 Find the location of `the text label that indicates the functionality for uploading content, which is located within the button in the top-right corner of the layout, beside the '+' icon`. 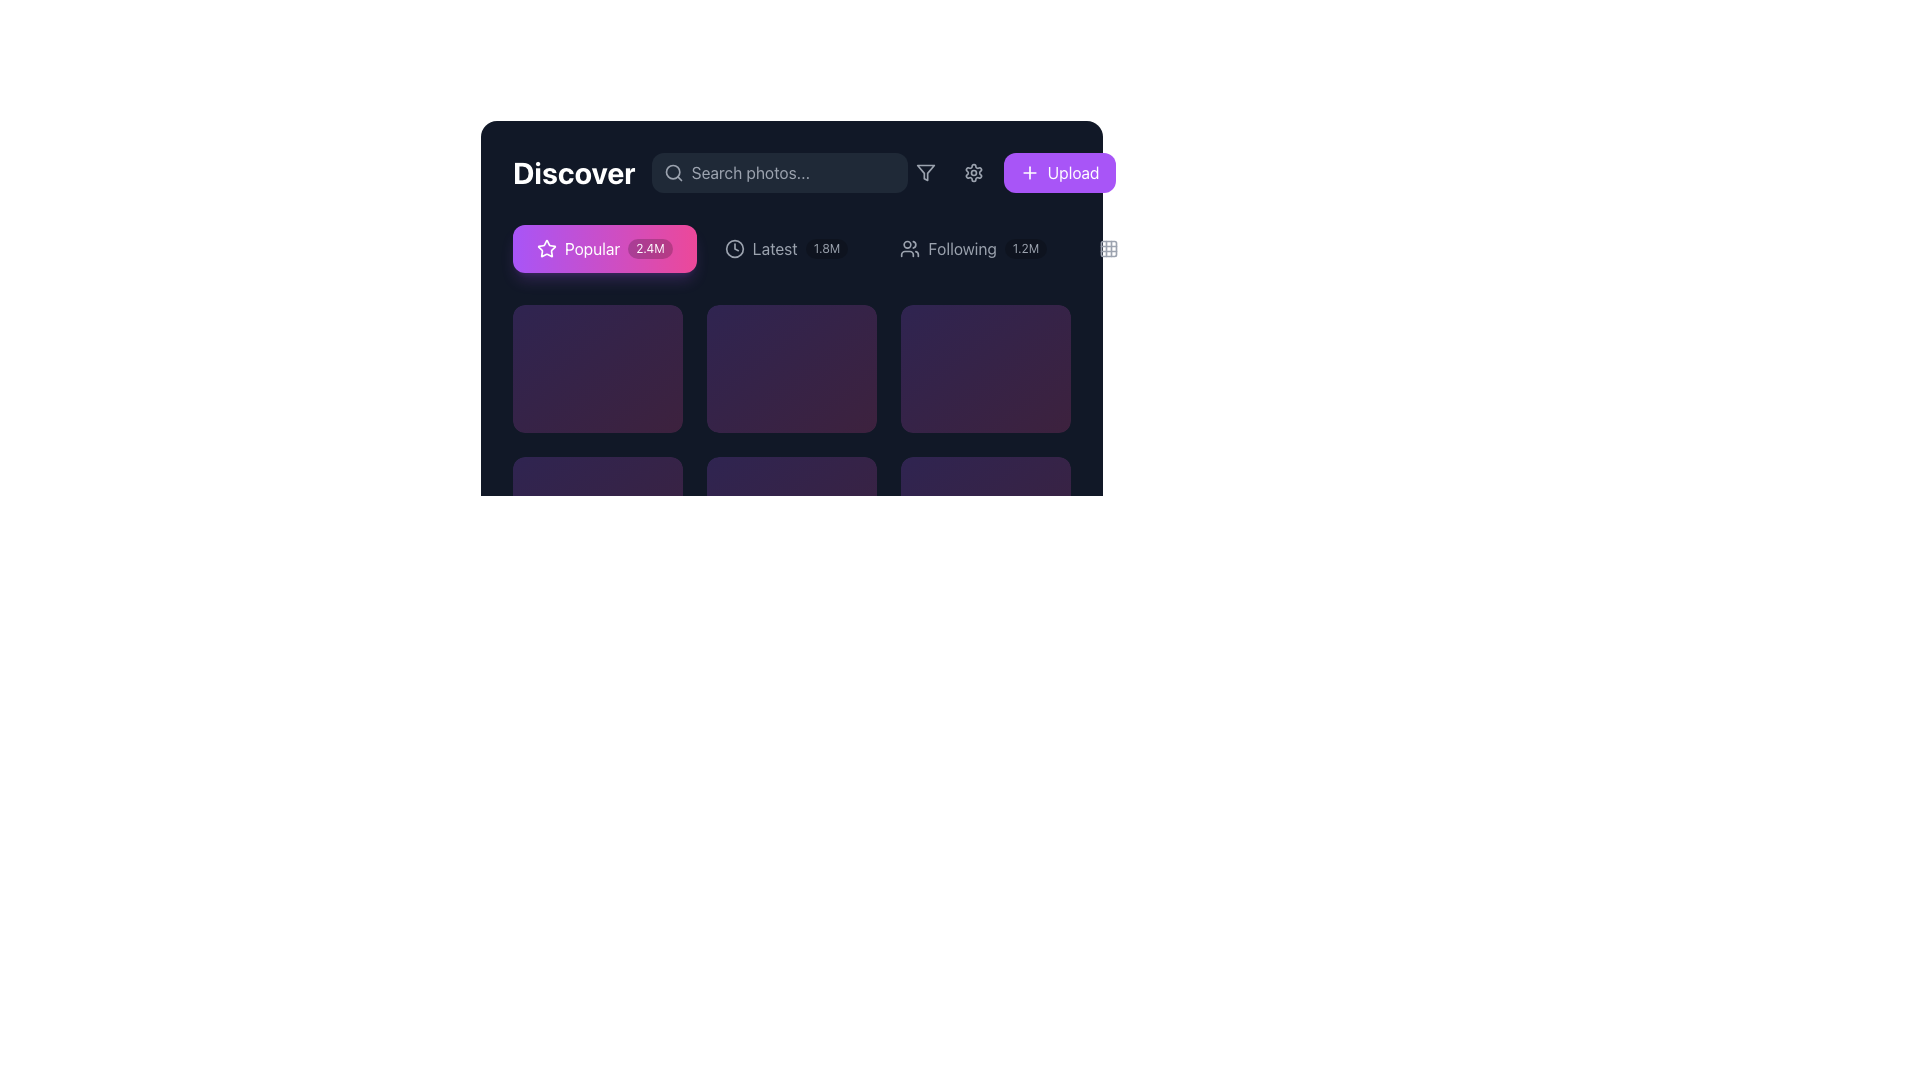

the text label that indicates the functionality for uploading content, which is located within the button in the top-right corner of the layout, beside the '+' icon is located at coordinates (1072, 172).